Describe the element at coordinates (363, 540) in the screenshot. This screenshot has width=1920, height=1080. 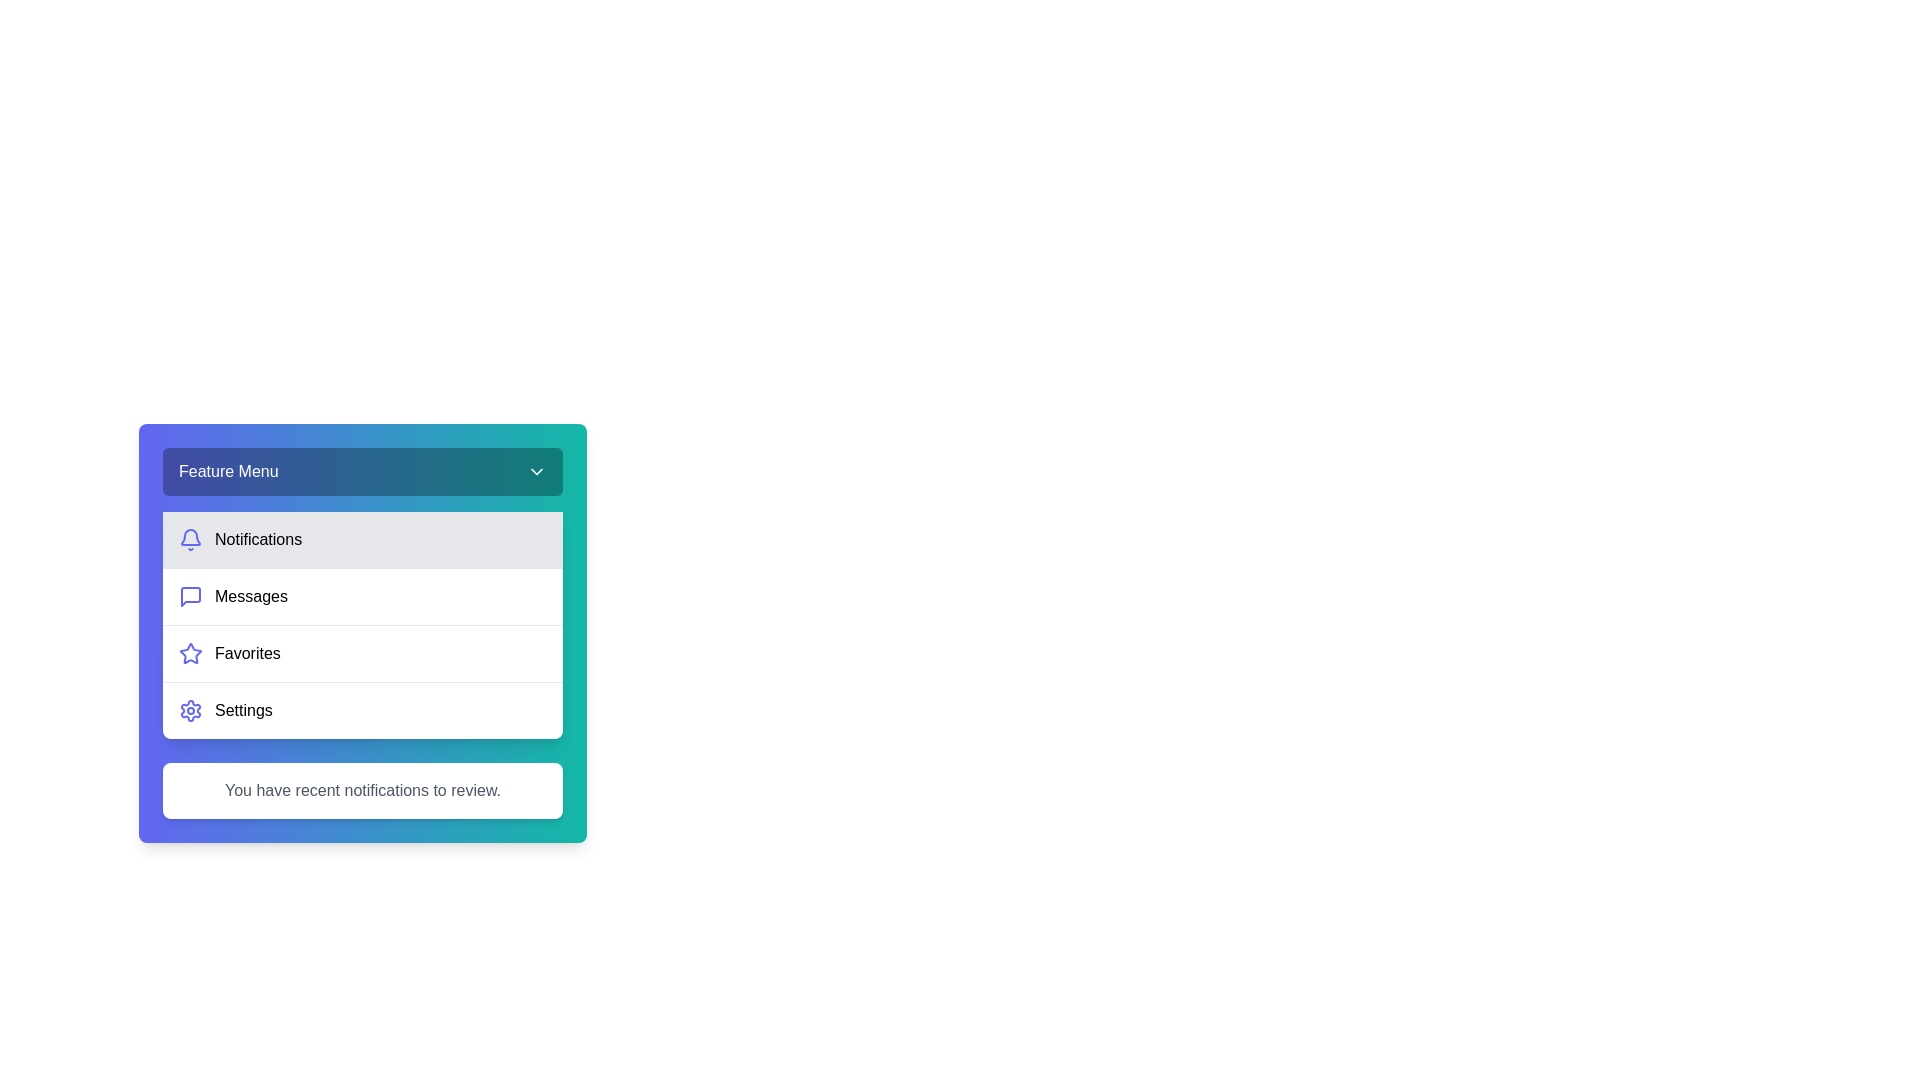
I see `the 'Notifications' menu item located directly below the 'Feature Menu' title` at that location.